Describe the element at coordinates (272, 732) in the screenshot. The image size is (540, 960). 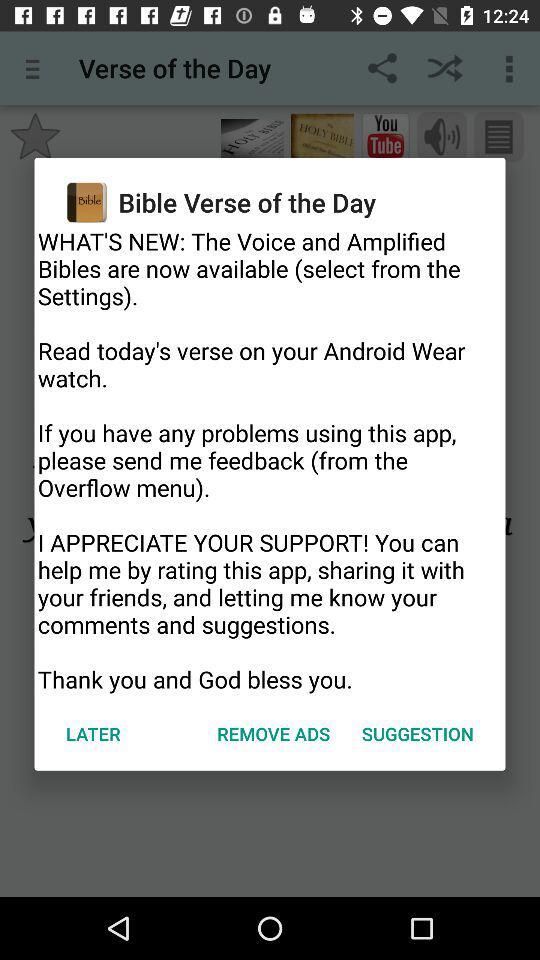
I see `icon next to the later icon` at that location.